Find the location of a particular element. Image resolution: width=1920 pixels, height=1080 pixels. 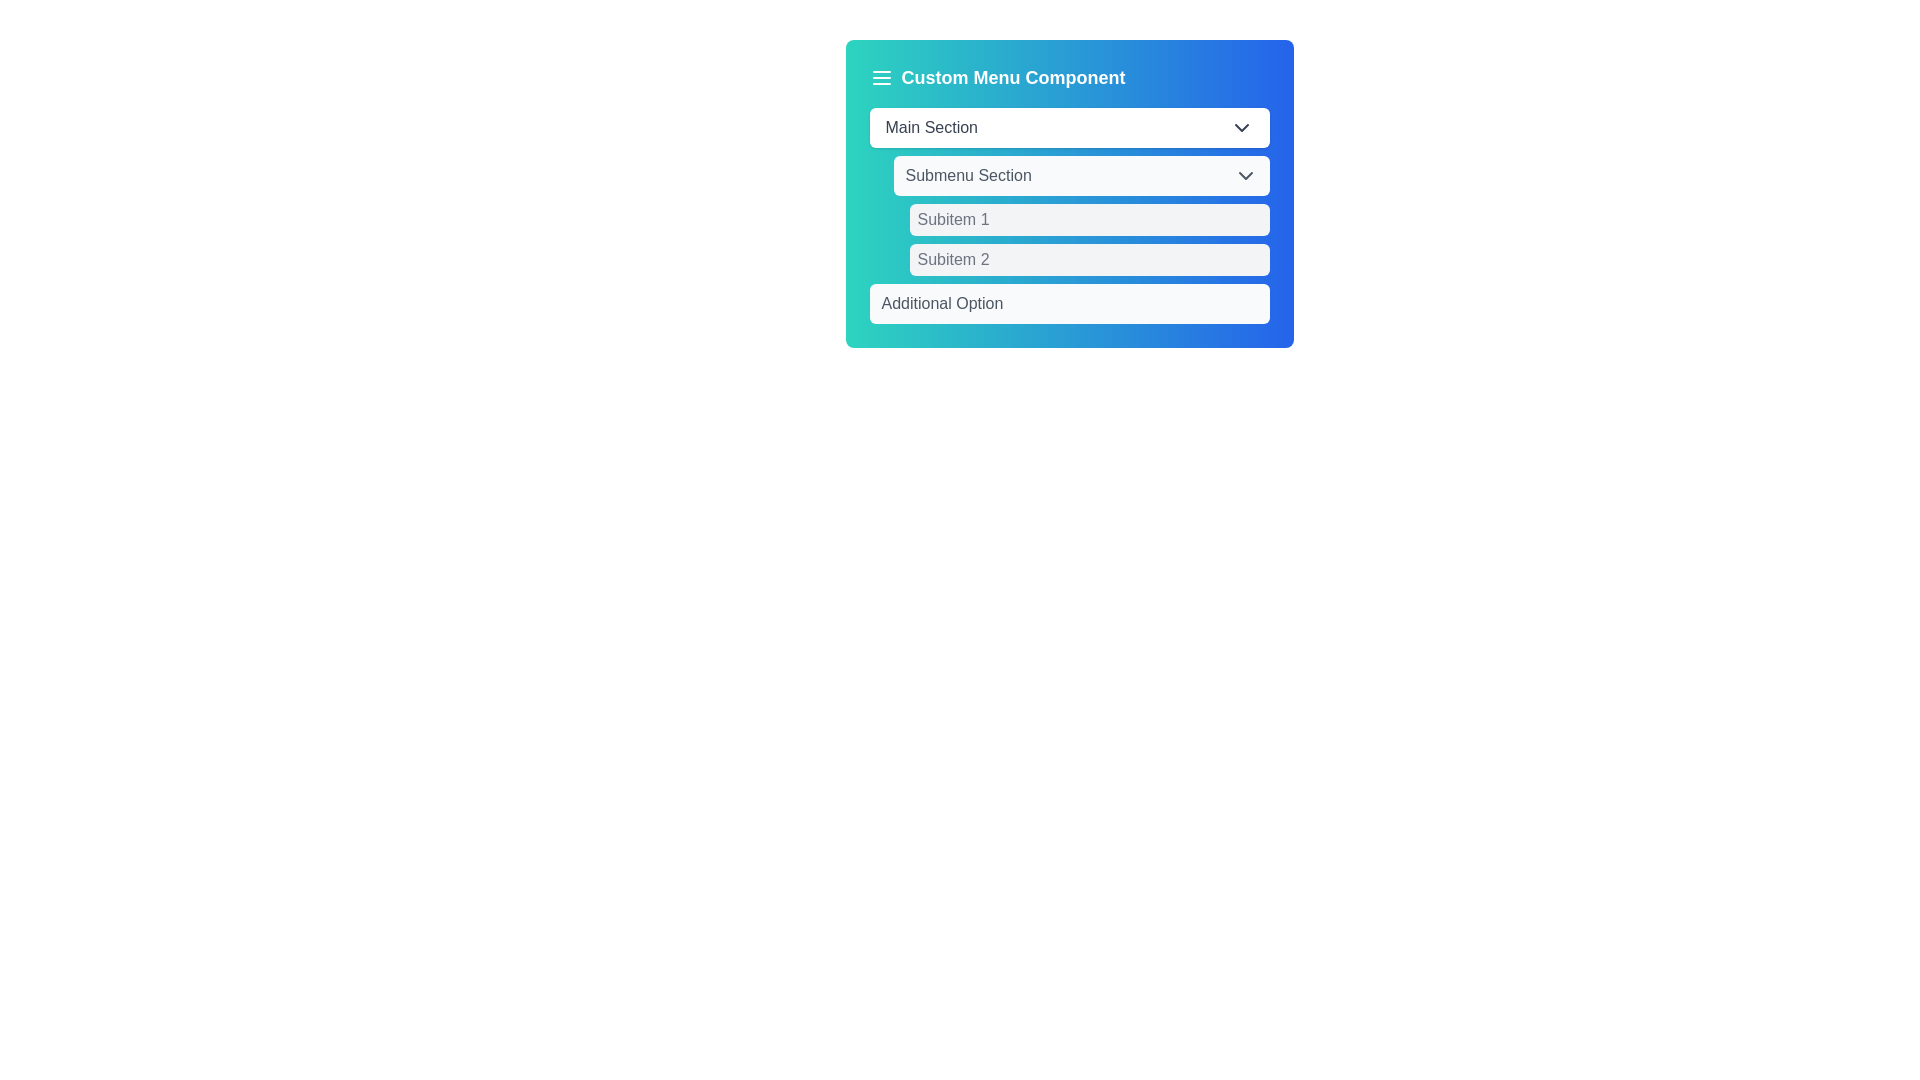

the second submenu item labeled 'Subitem 2' is located at coordinates (1088, 258).